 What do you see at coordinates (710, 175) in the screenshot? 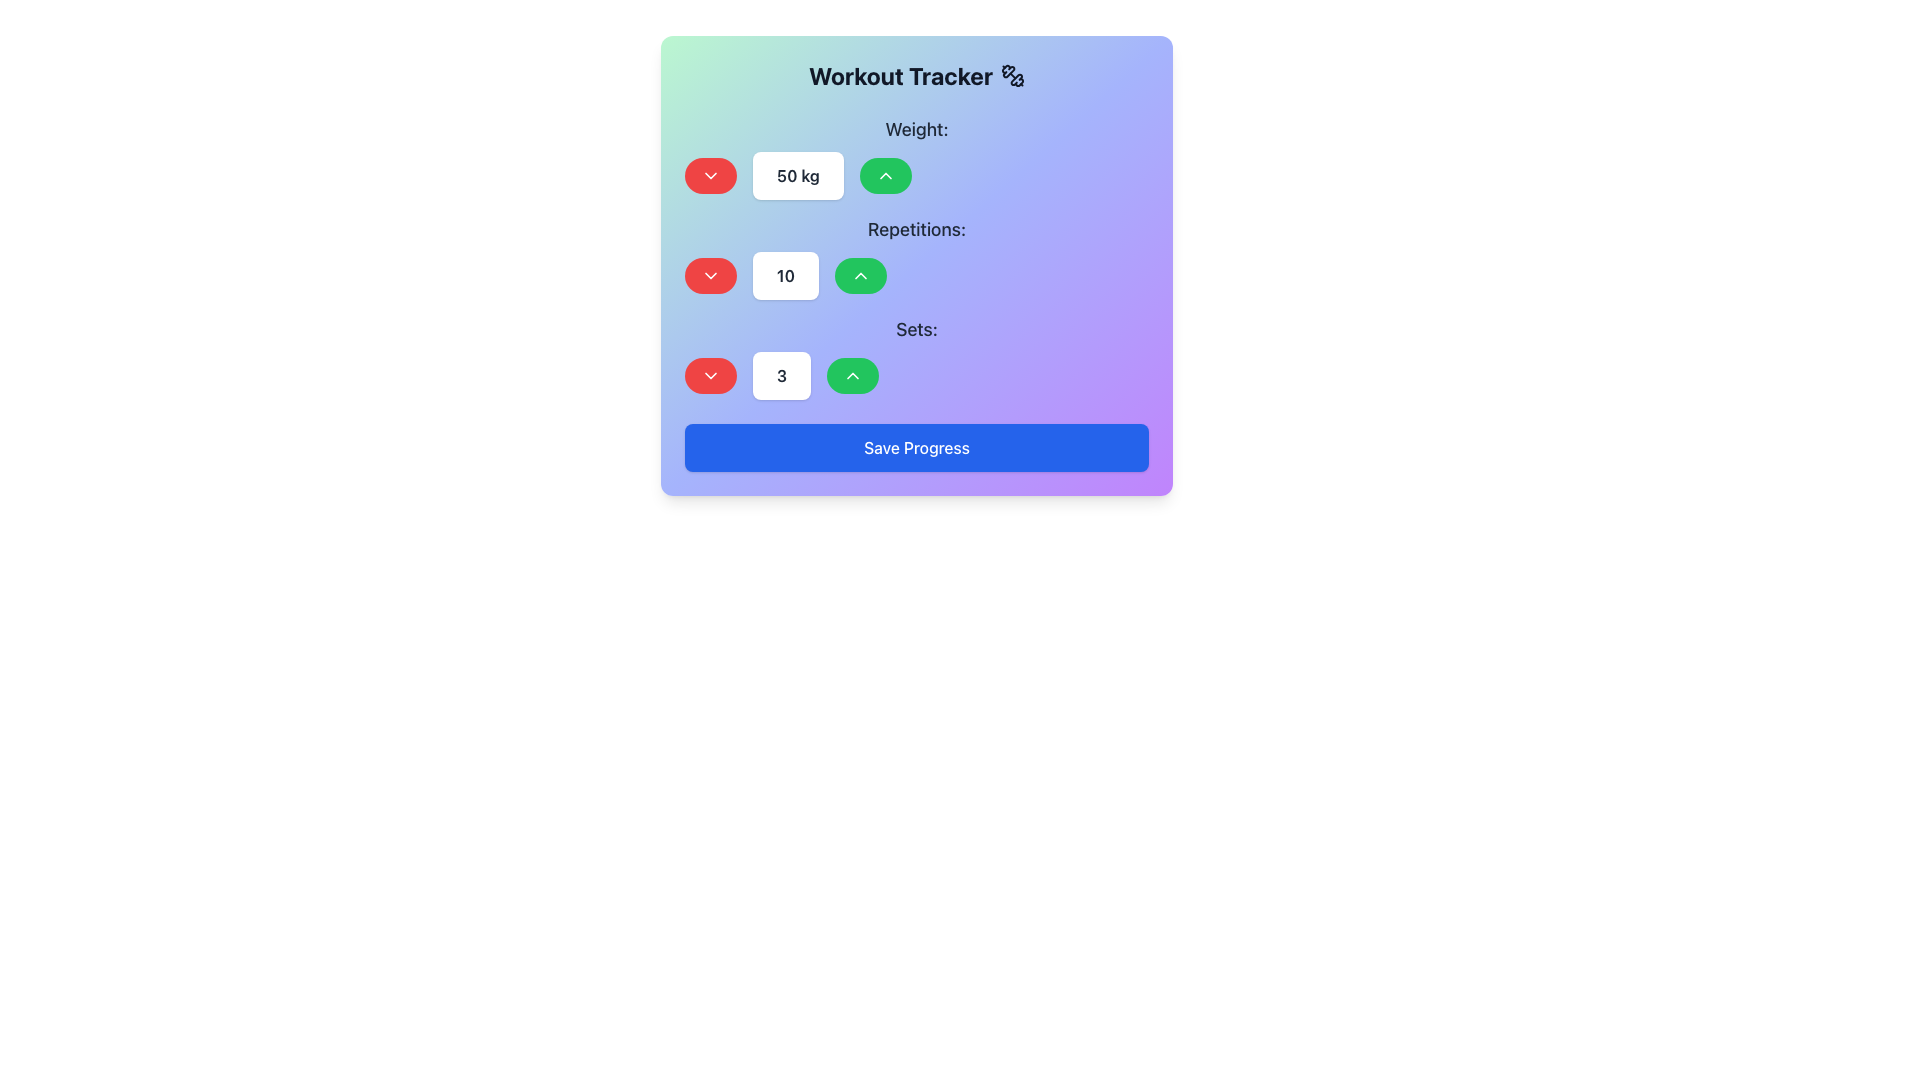
I see `the leftmost red pill-shaped button with a downward-pointing chevron icon to decrease the weight above the text '50 kg'` at bounding box center [710, 175].